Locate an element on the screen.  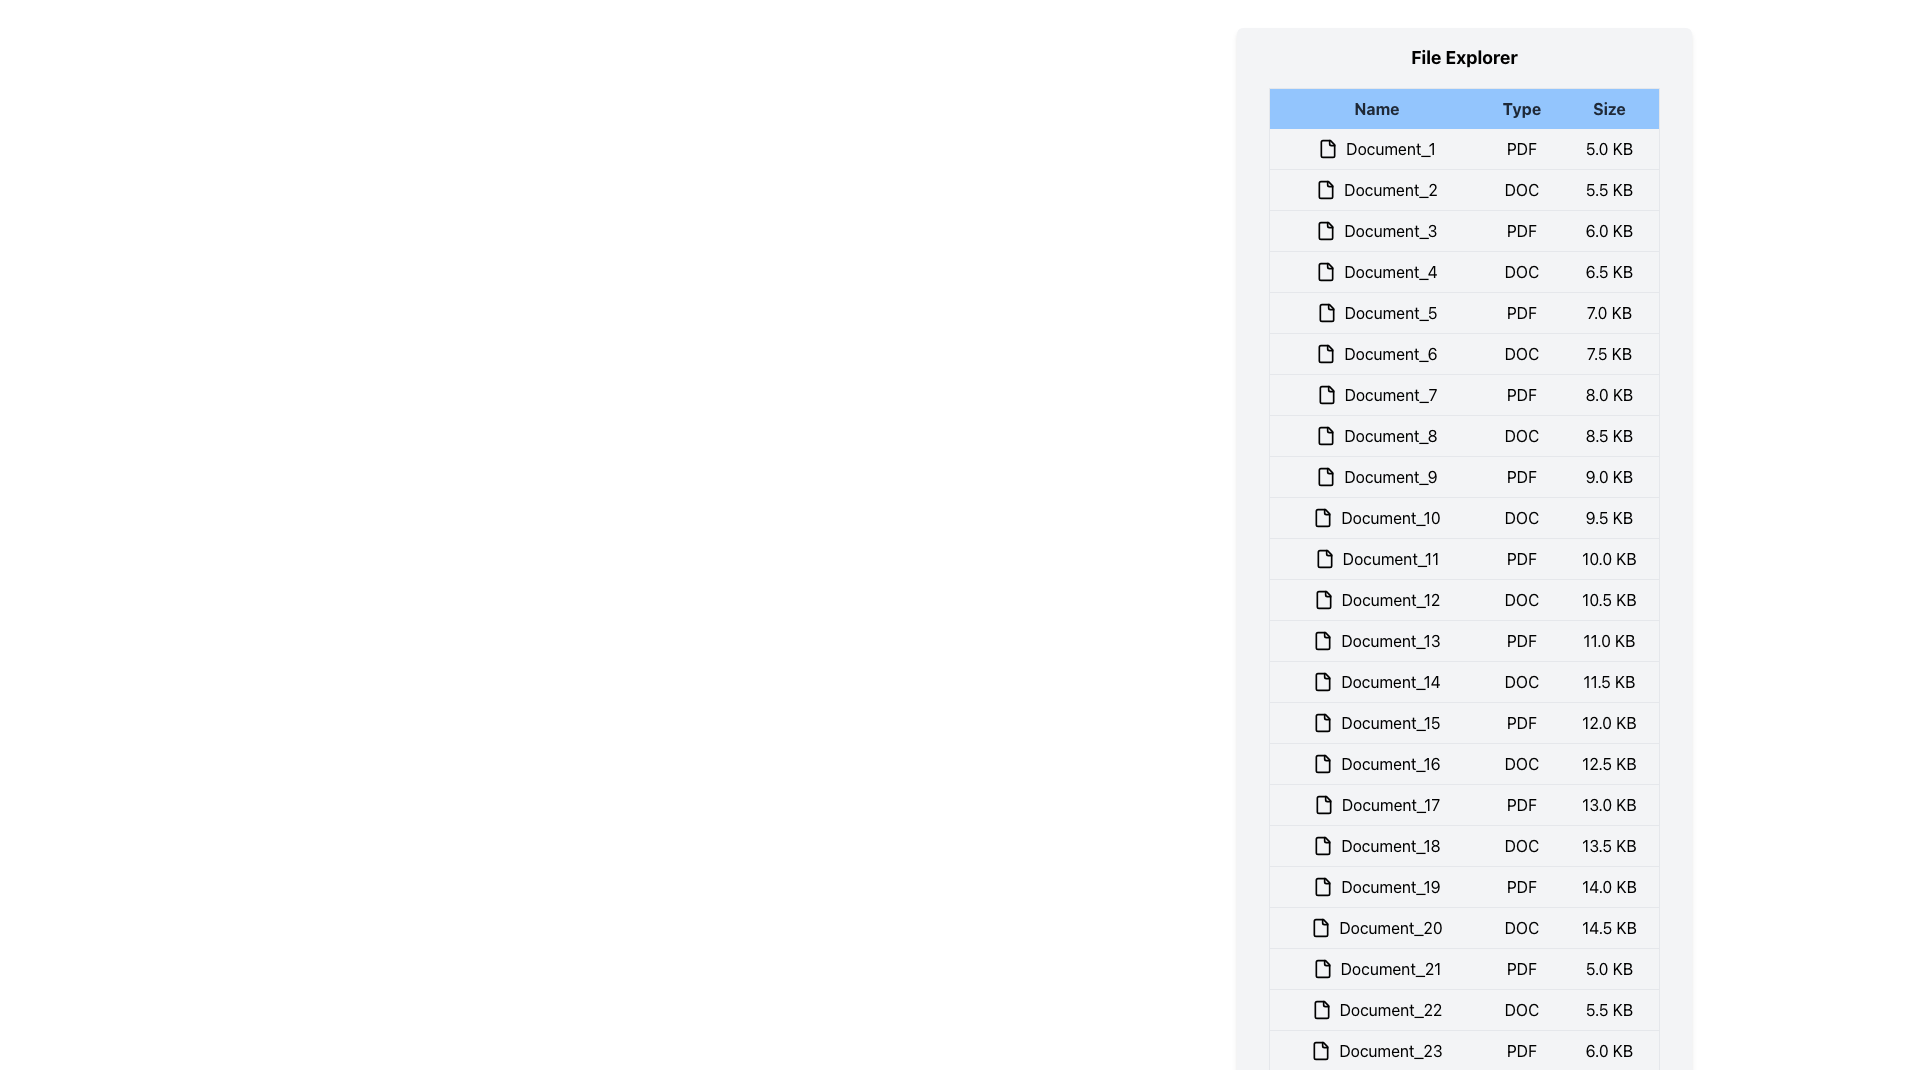
the 19th row of the data table is located at coordinates (1464, 886).